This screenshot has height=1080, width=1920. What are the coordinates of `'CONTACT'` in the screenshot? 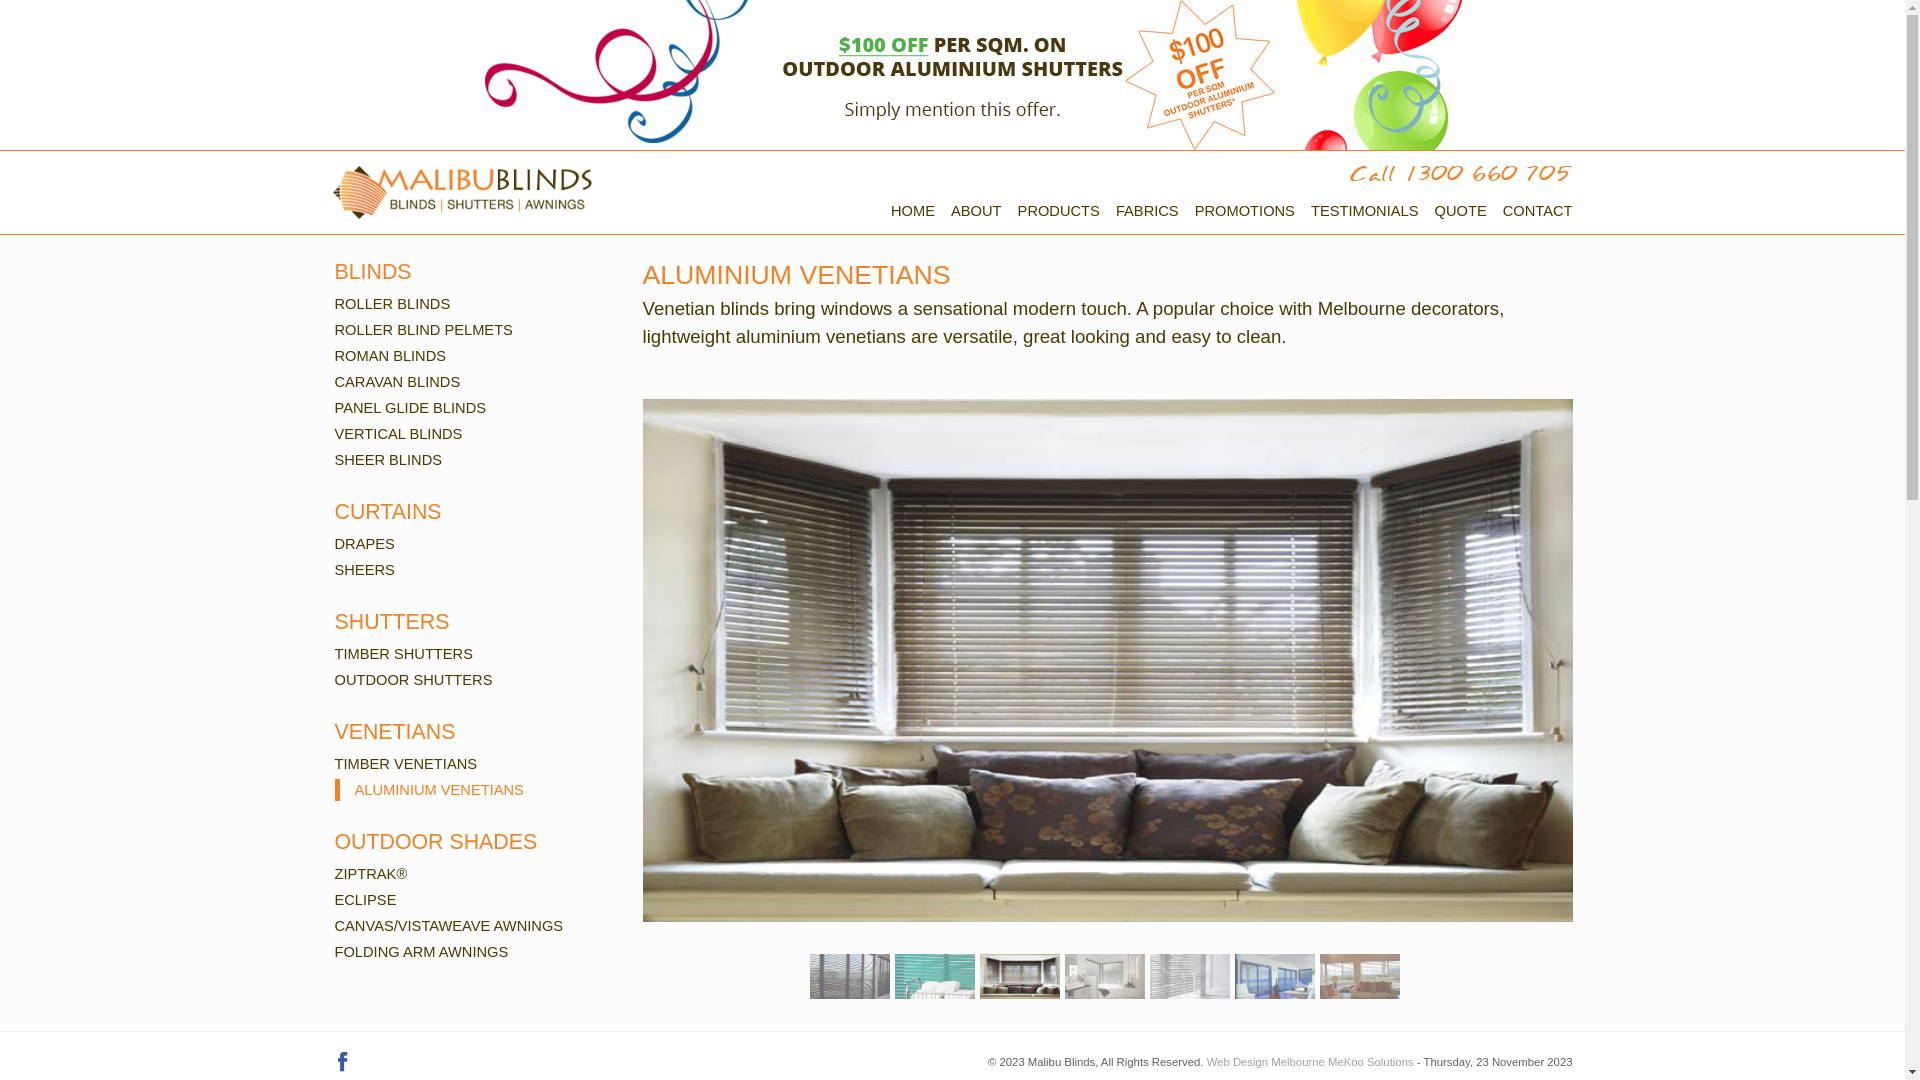 It's located at (1536, 211).